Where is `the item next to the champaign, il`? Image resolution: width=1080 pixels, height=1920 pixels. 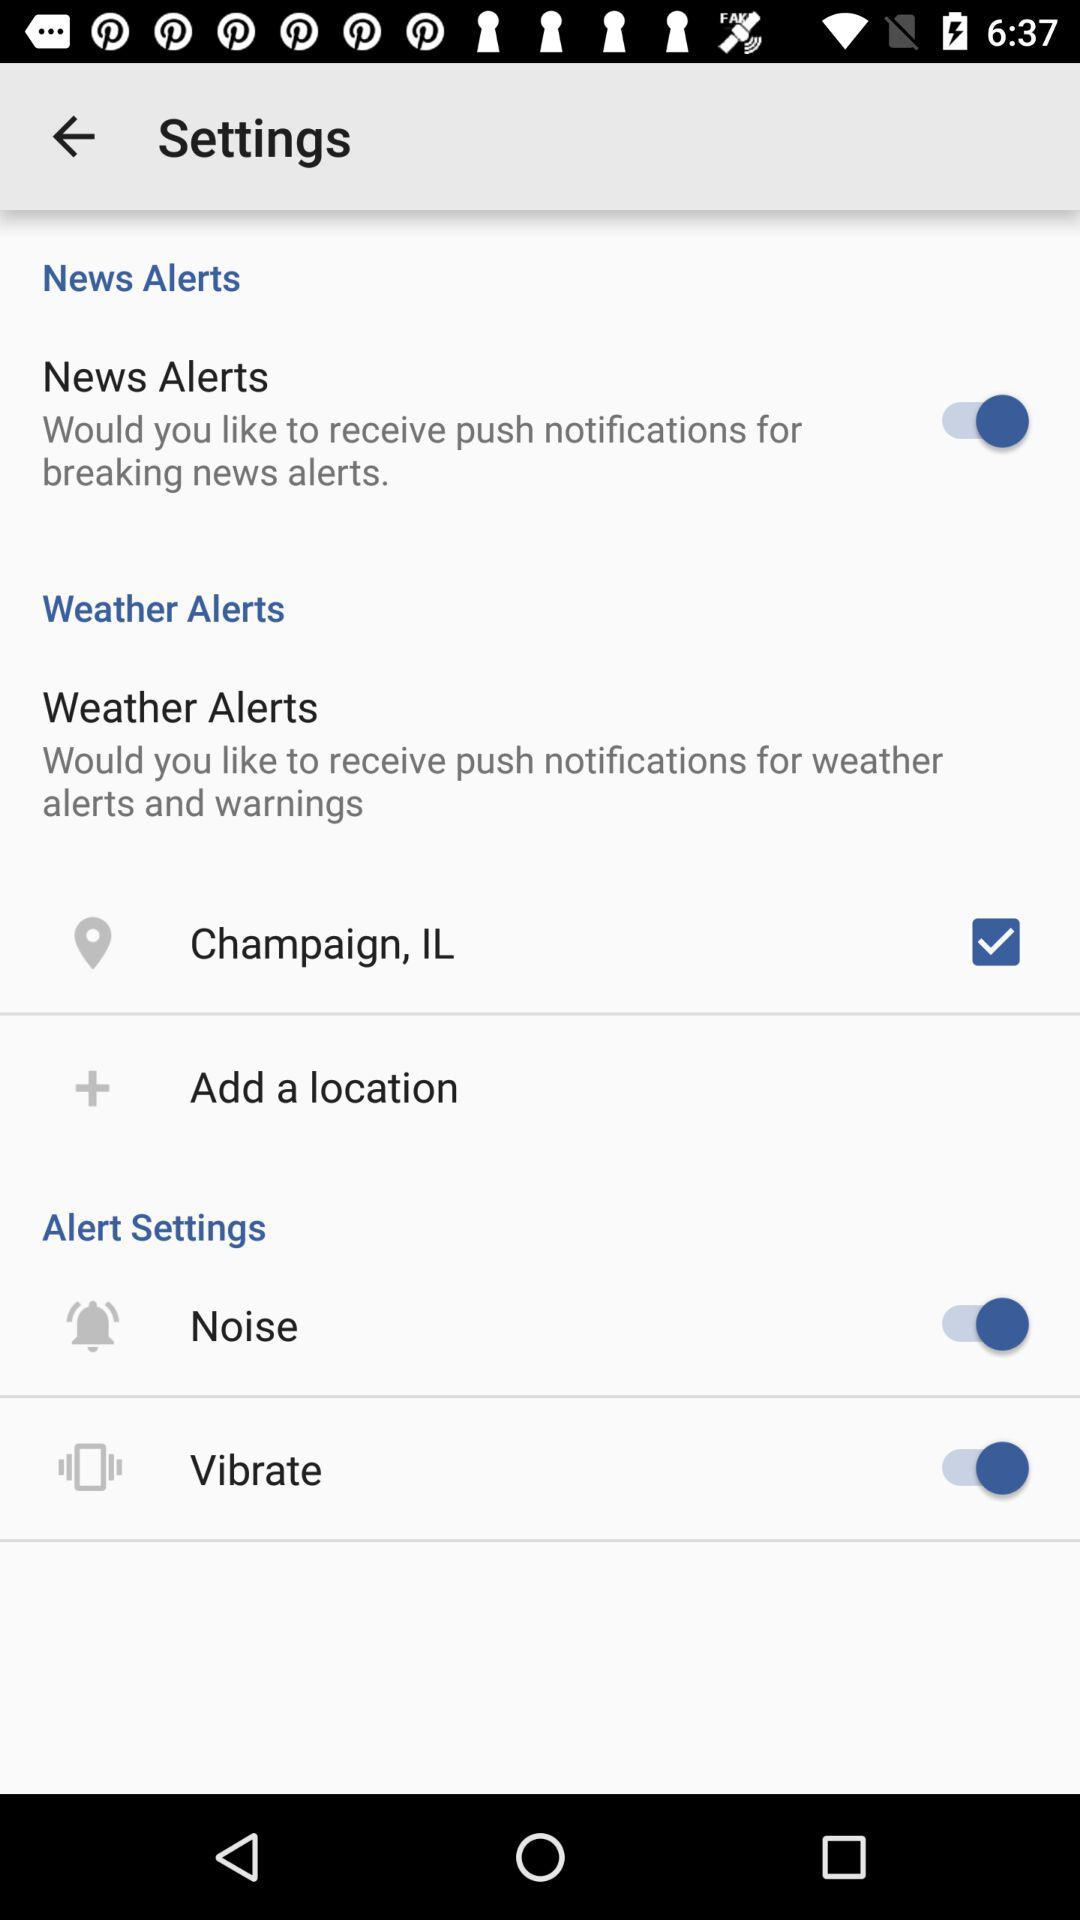 the item next to the champaign, il is located at coordinates (995, 940).